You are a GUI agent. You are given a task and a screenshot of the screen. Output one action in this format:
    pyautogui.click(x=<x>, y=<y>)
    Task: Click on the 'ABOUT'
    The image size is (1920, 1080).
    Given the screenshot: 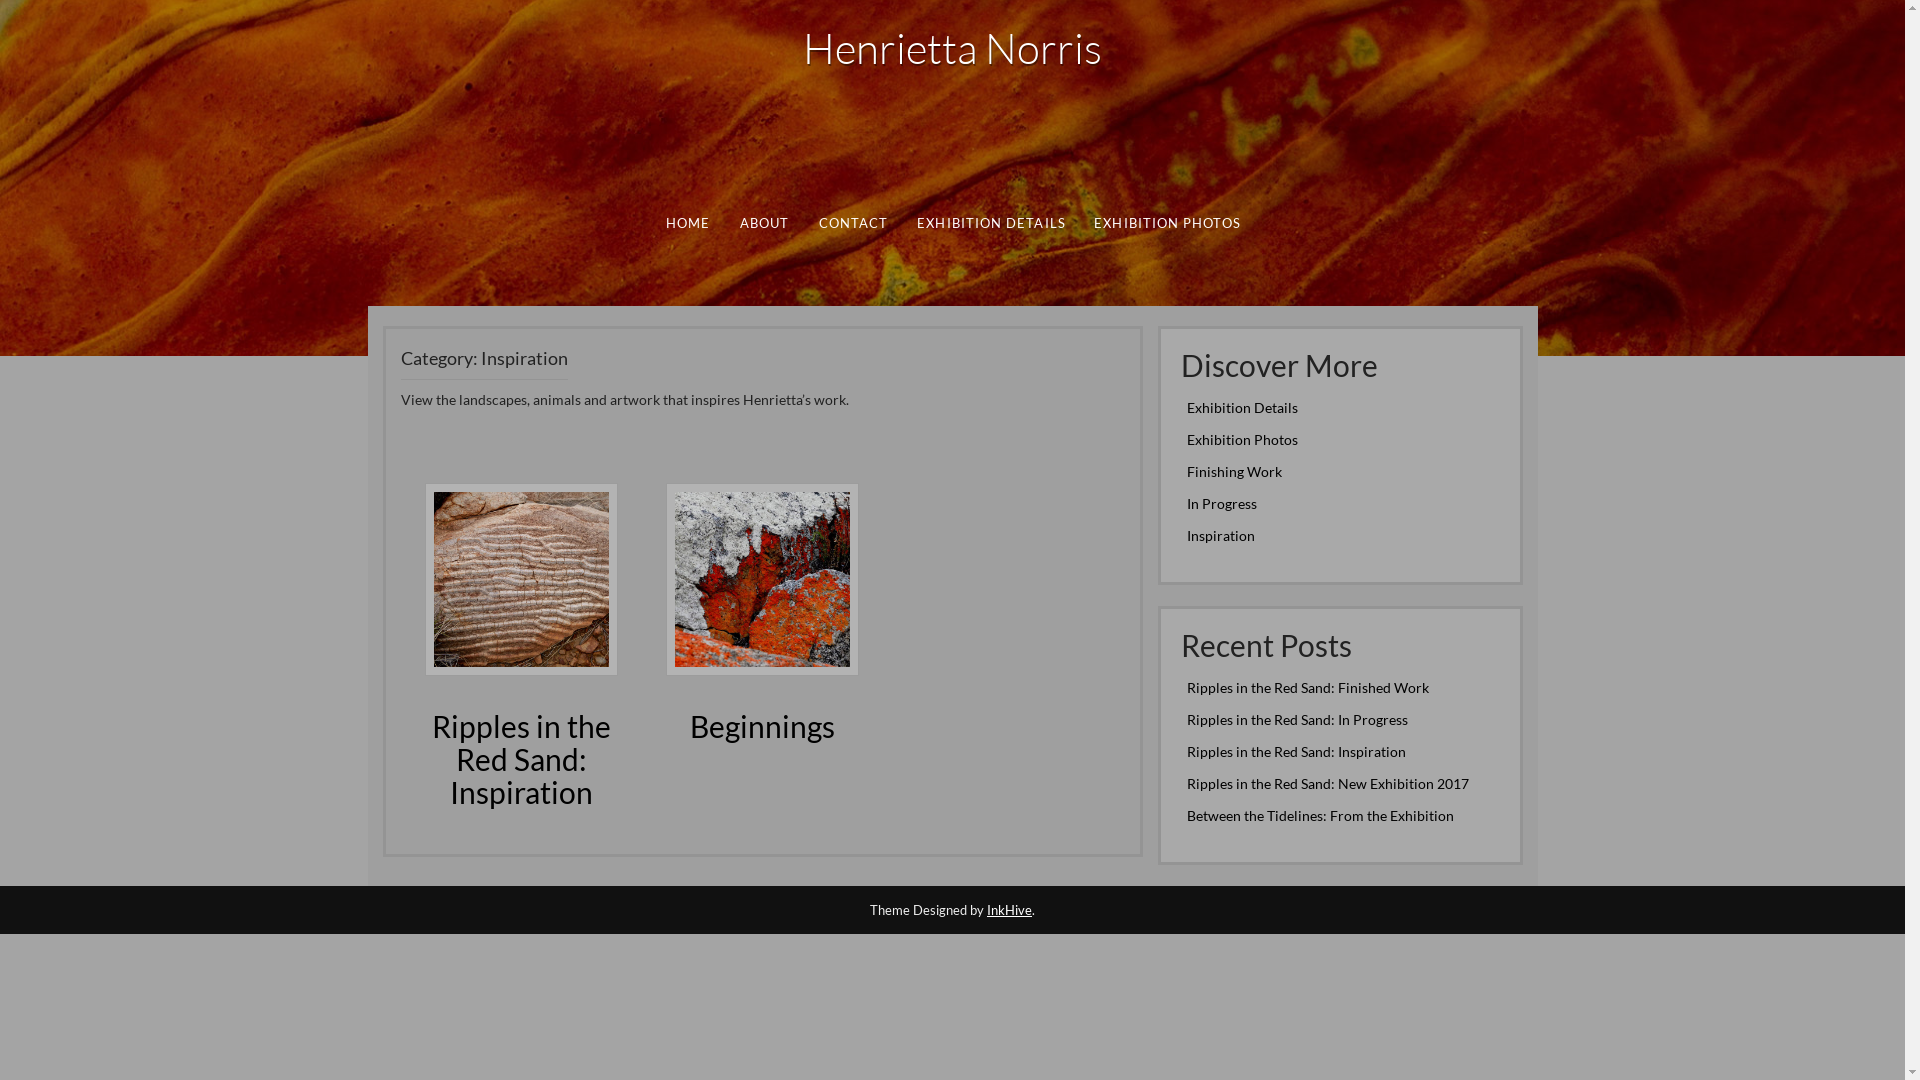 What is the action you would take?
    pyautogui.click(x=762, y=223)
    